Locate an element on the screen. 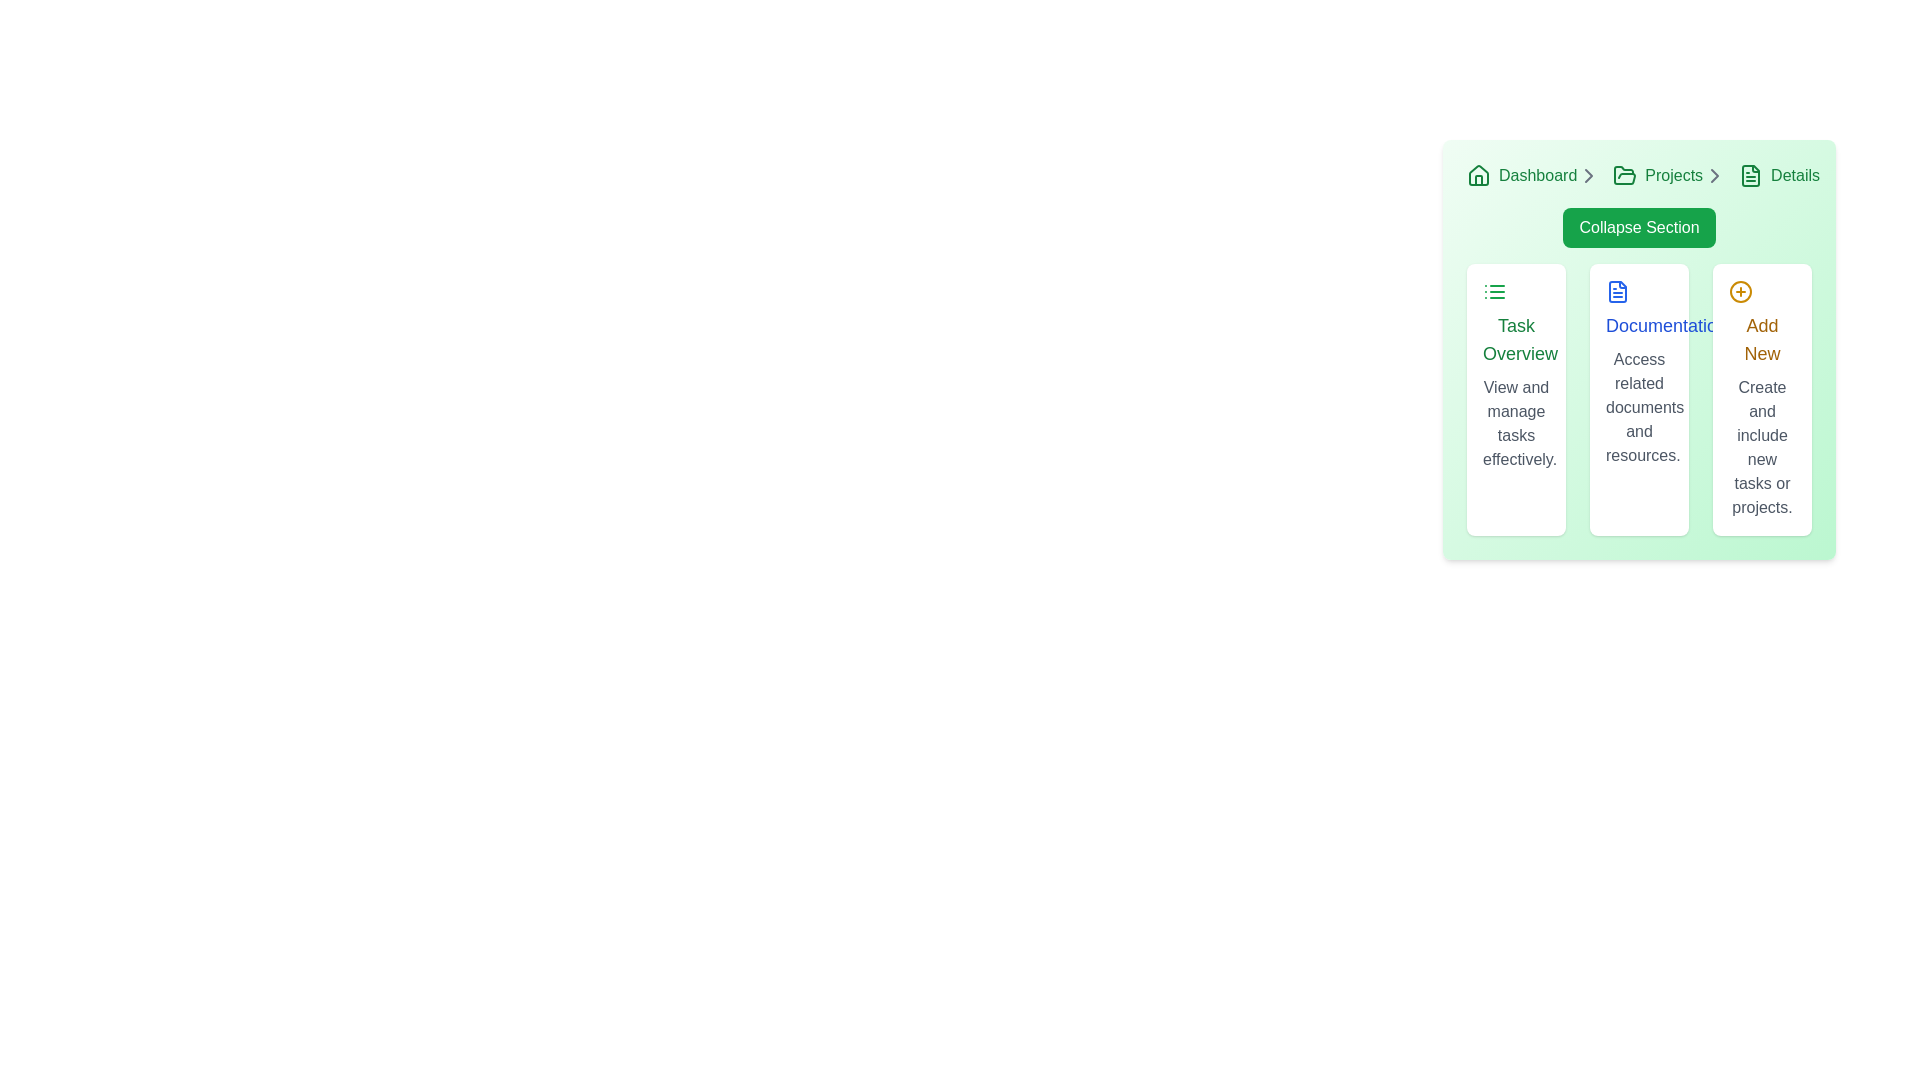 Image resolution: width=1920 pixels, height=1080 pixels. the 'Details' breadcrumb link located at the top right of the component, following the 'Projects' breadcrumb is located at coordinates (1779, 175).